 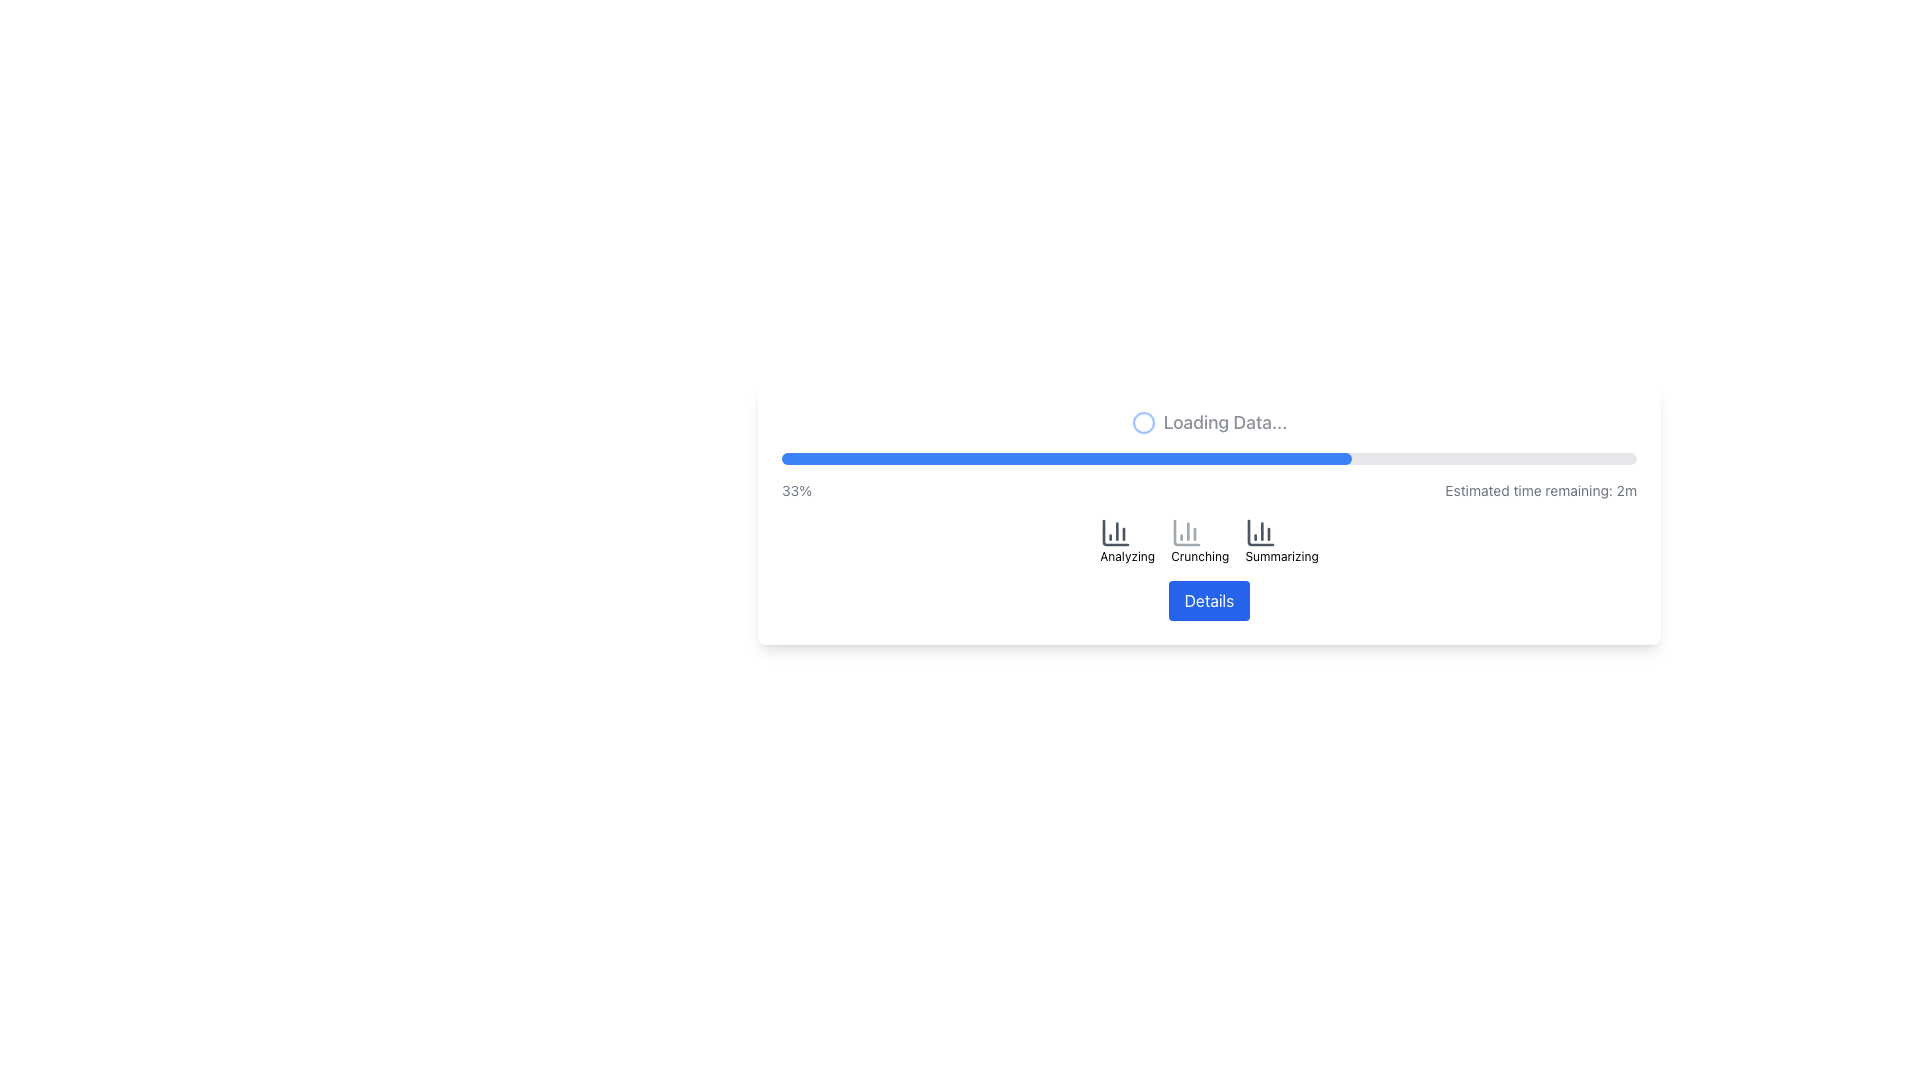 What do you see at coordinates (1115, 531) in the screenshot?
I see `the status represented by the bar chart icon located above the text label 'Analyzing'` at bounding box center [1115, 531].